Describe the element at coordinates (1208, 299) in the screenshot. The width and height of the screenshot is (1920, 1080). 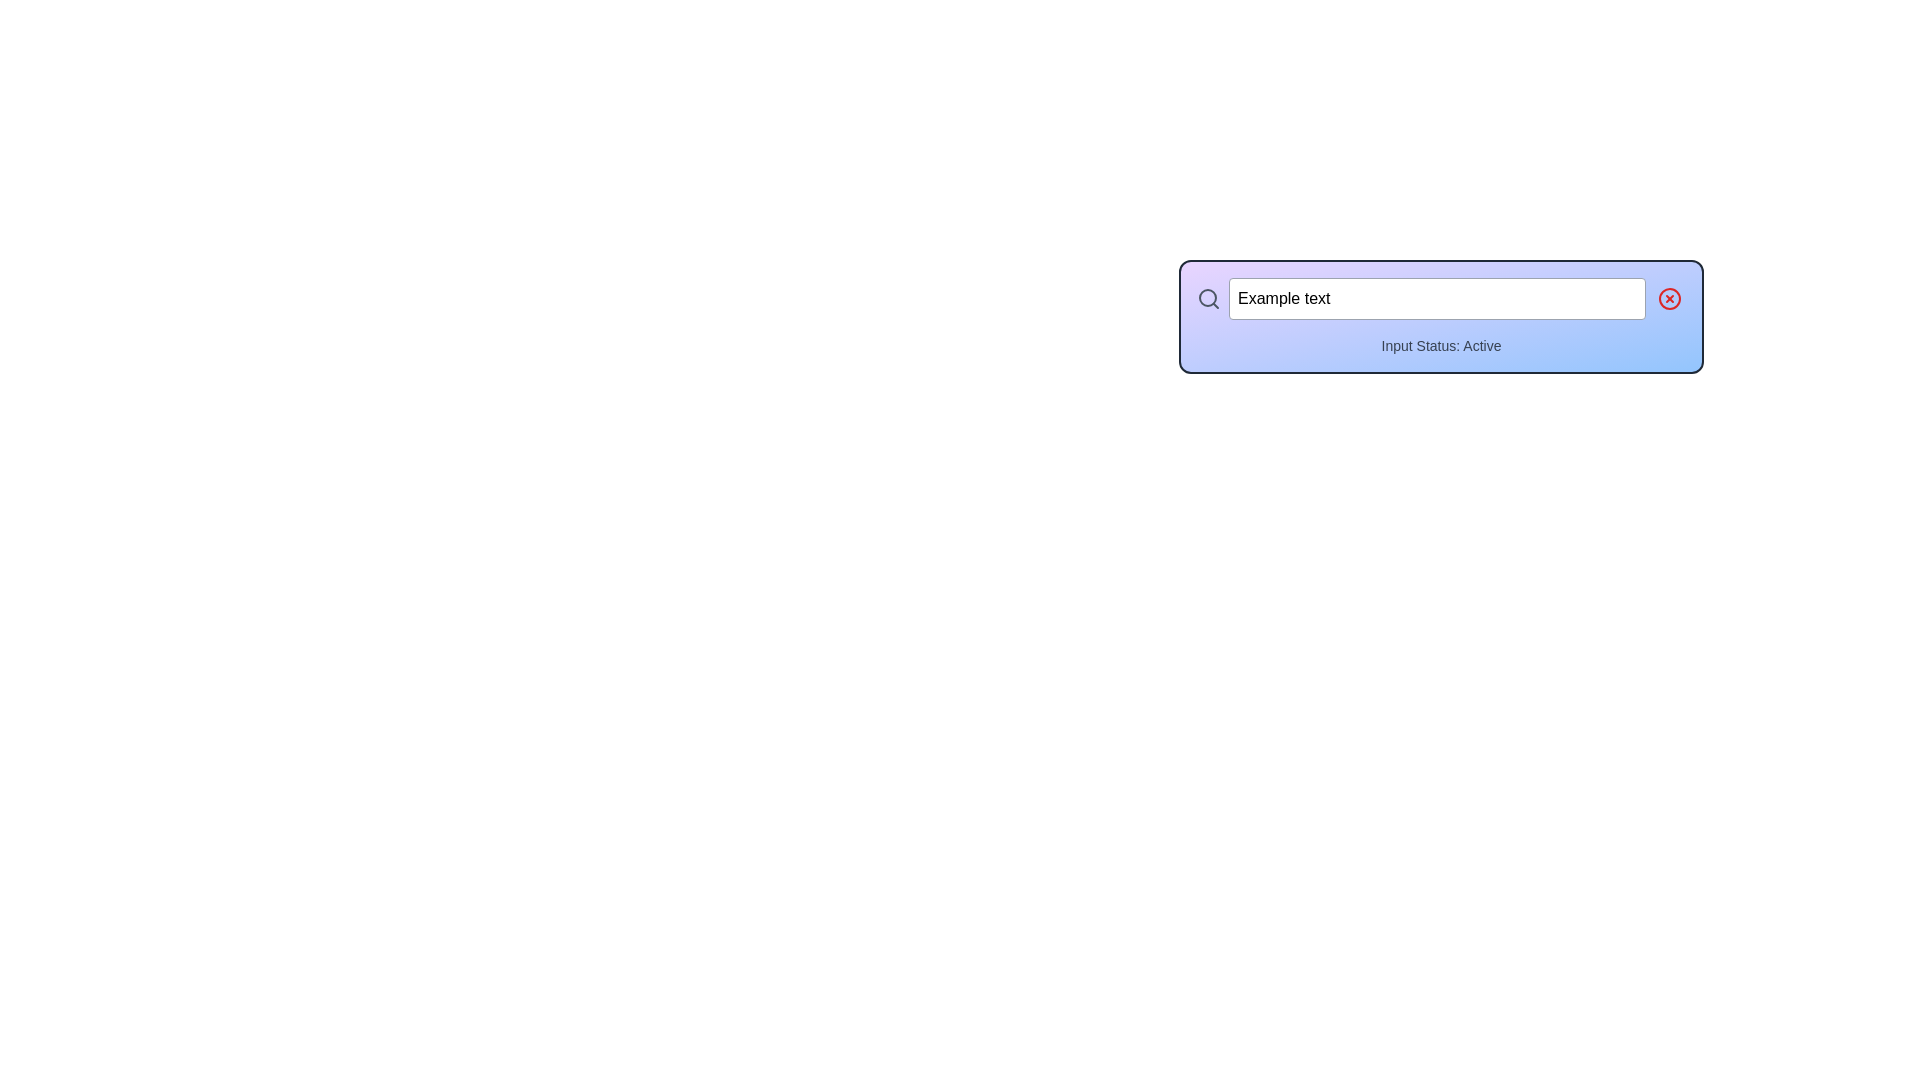
I see `the search icon located to the left of the text input field with placeholder text 'Enter search query...'` at that location.